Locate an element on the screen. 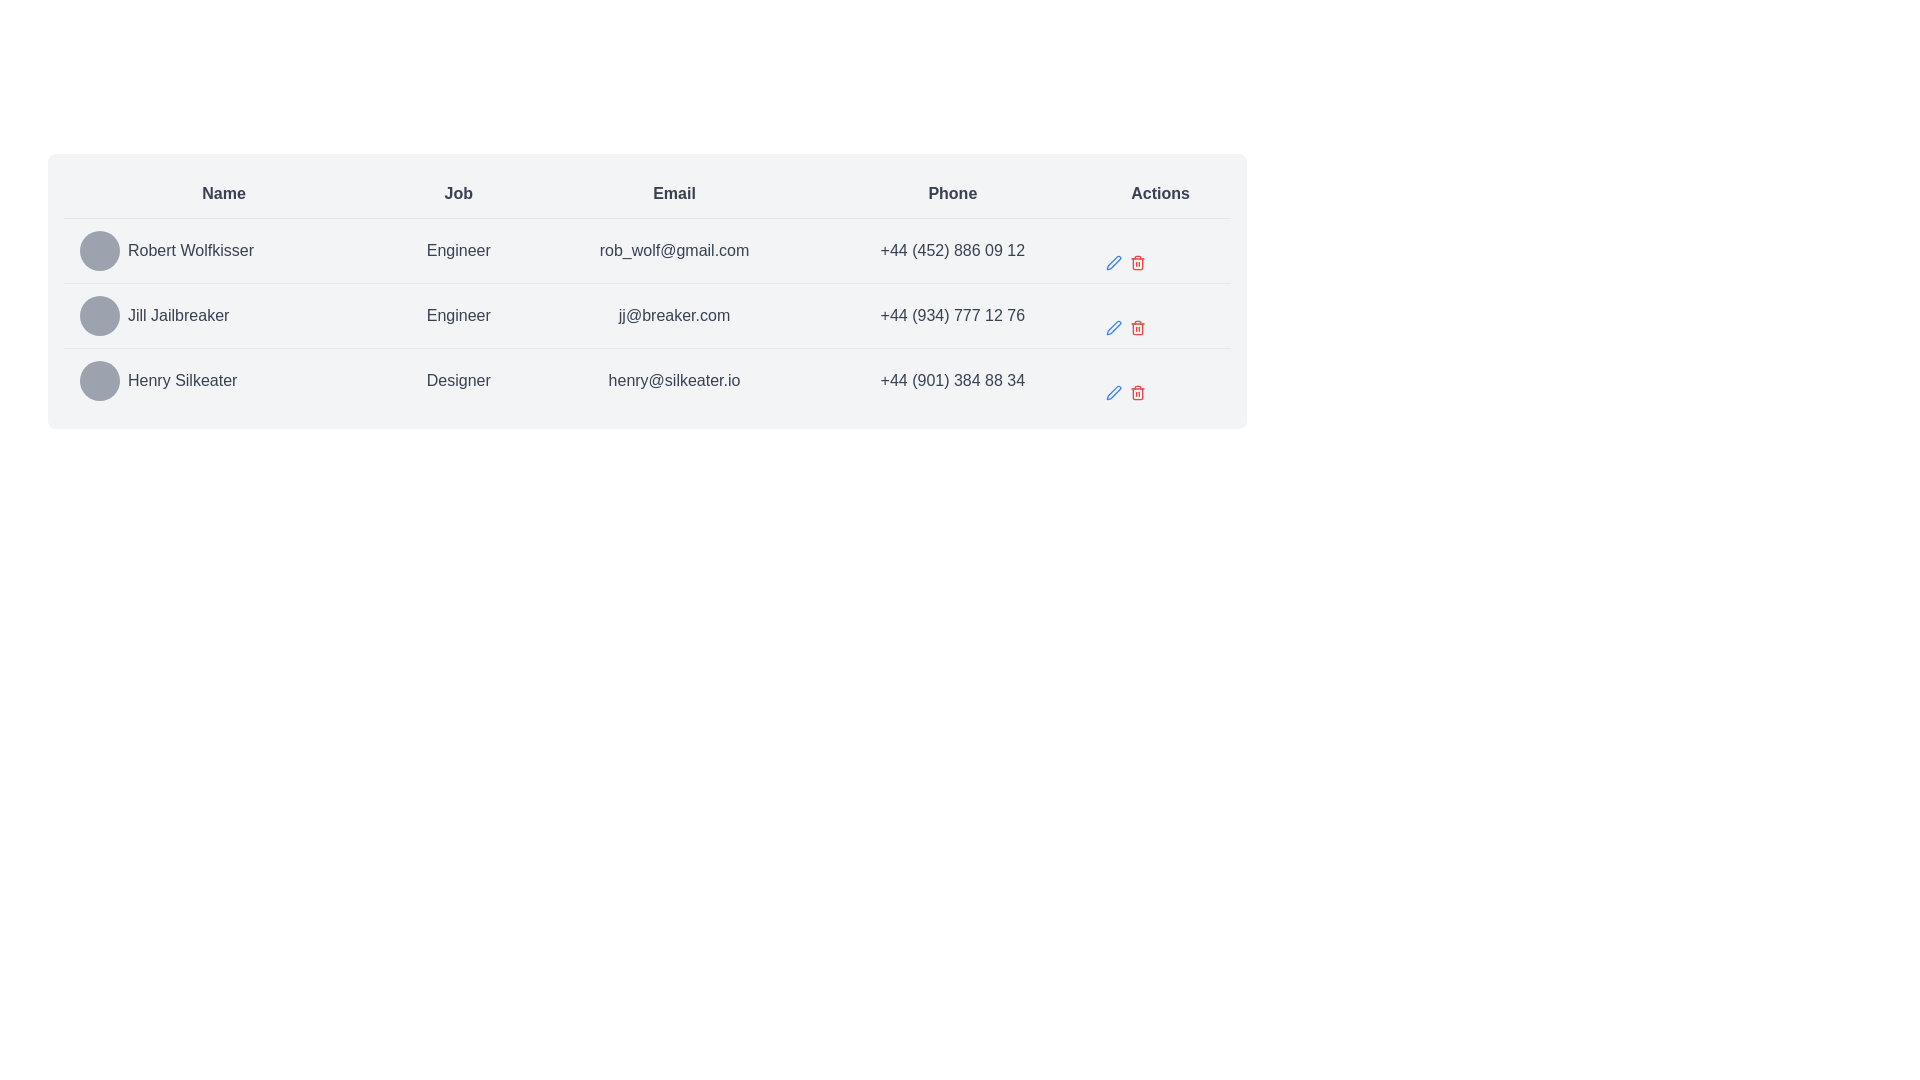  the first table row containing user information for 'Robert Wolfkisser' to view the context menu is located at coordinates (647, 249).